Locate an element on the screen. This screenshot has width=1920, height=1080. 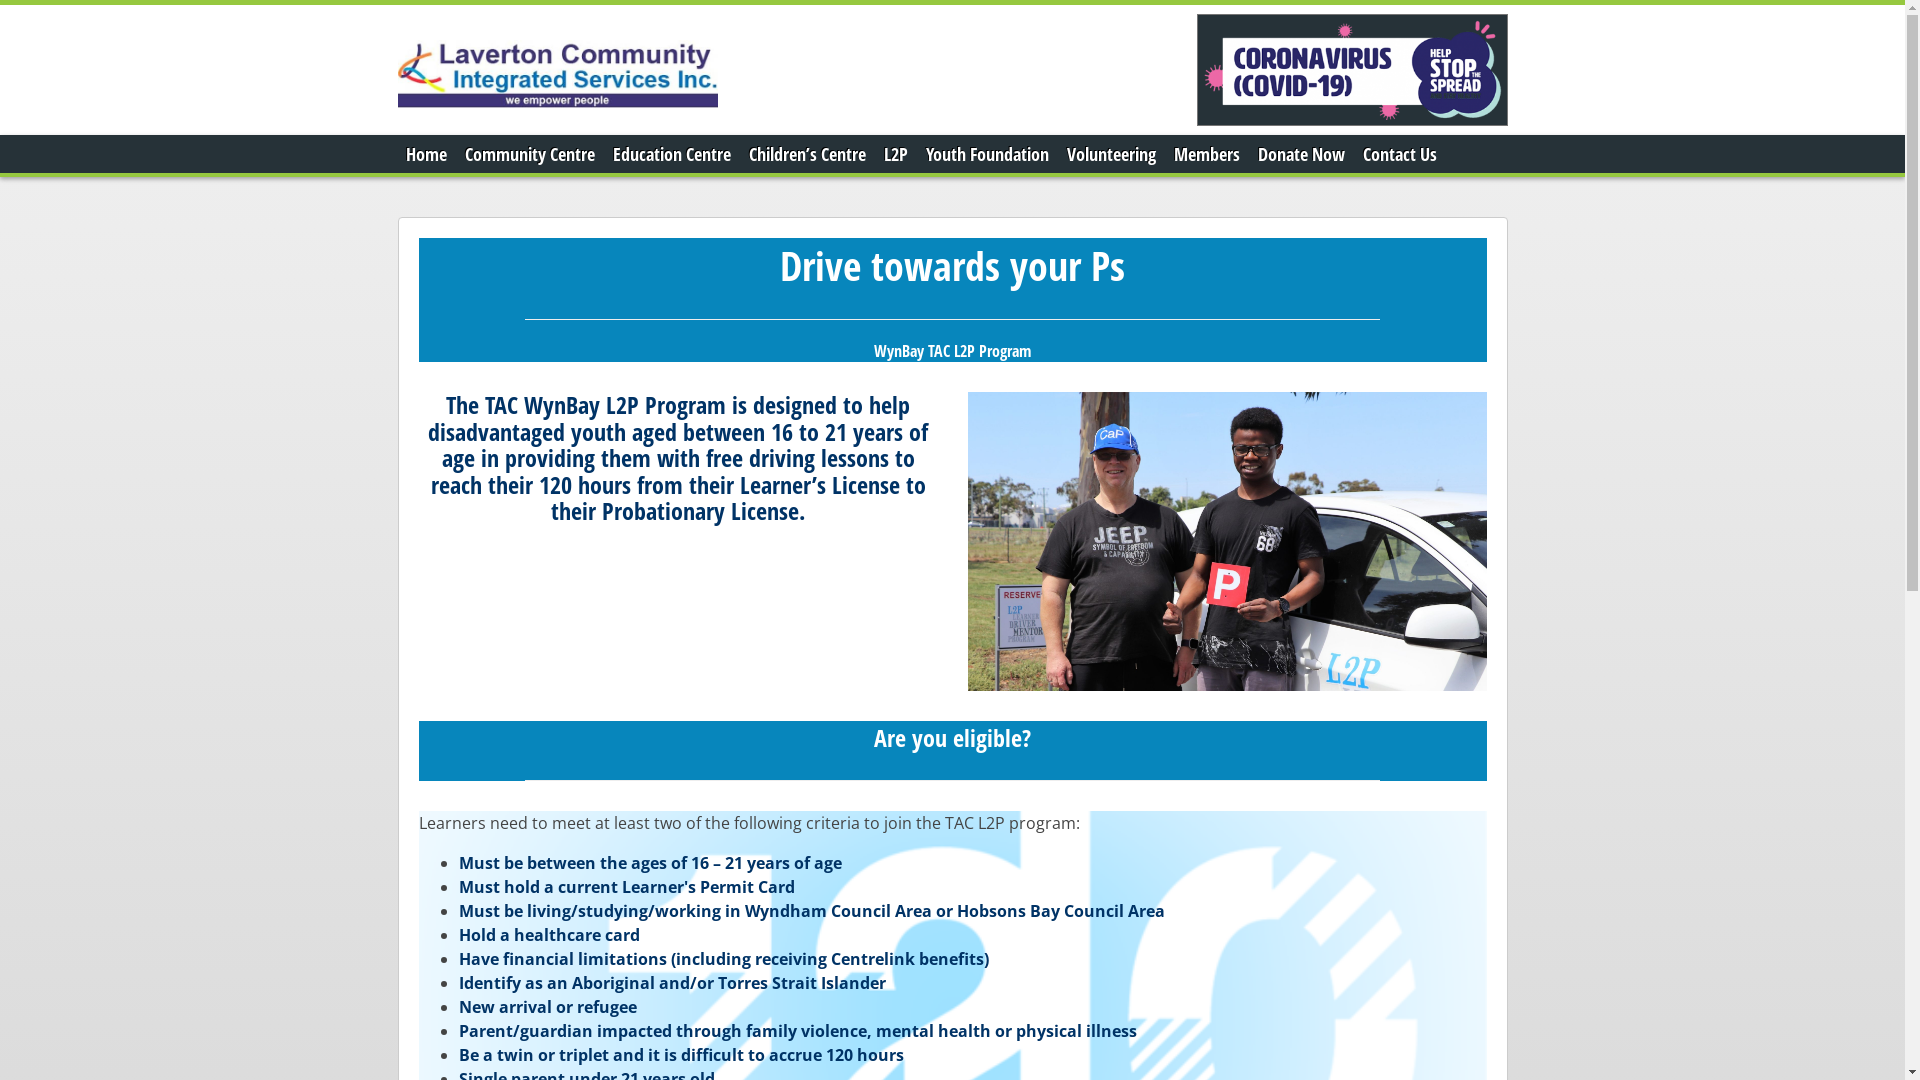
'Education Centre' is located at coordinates (671, 153).